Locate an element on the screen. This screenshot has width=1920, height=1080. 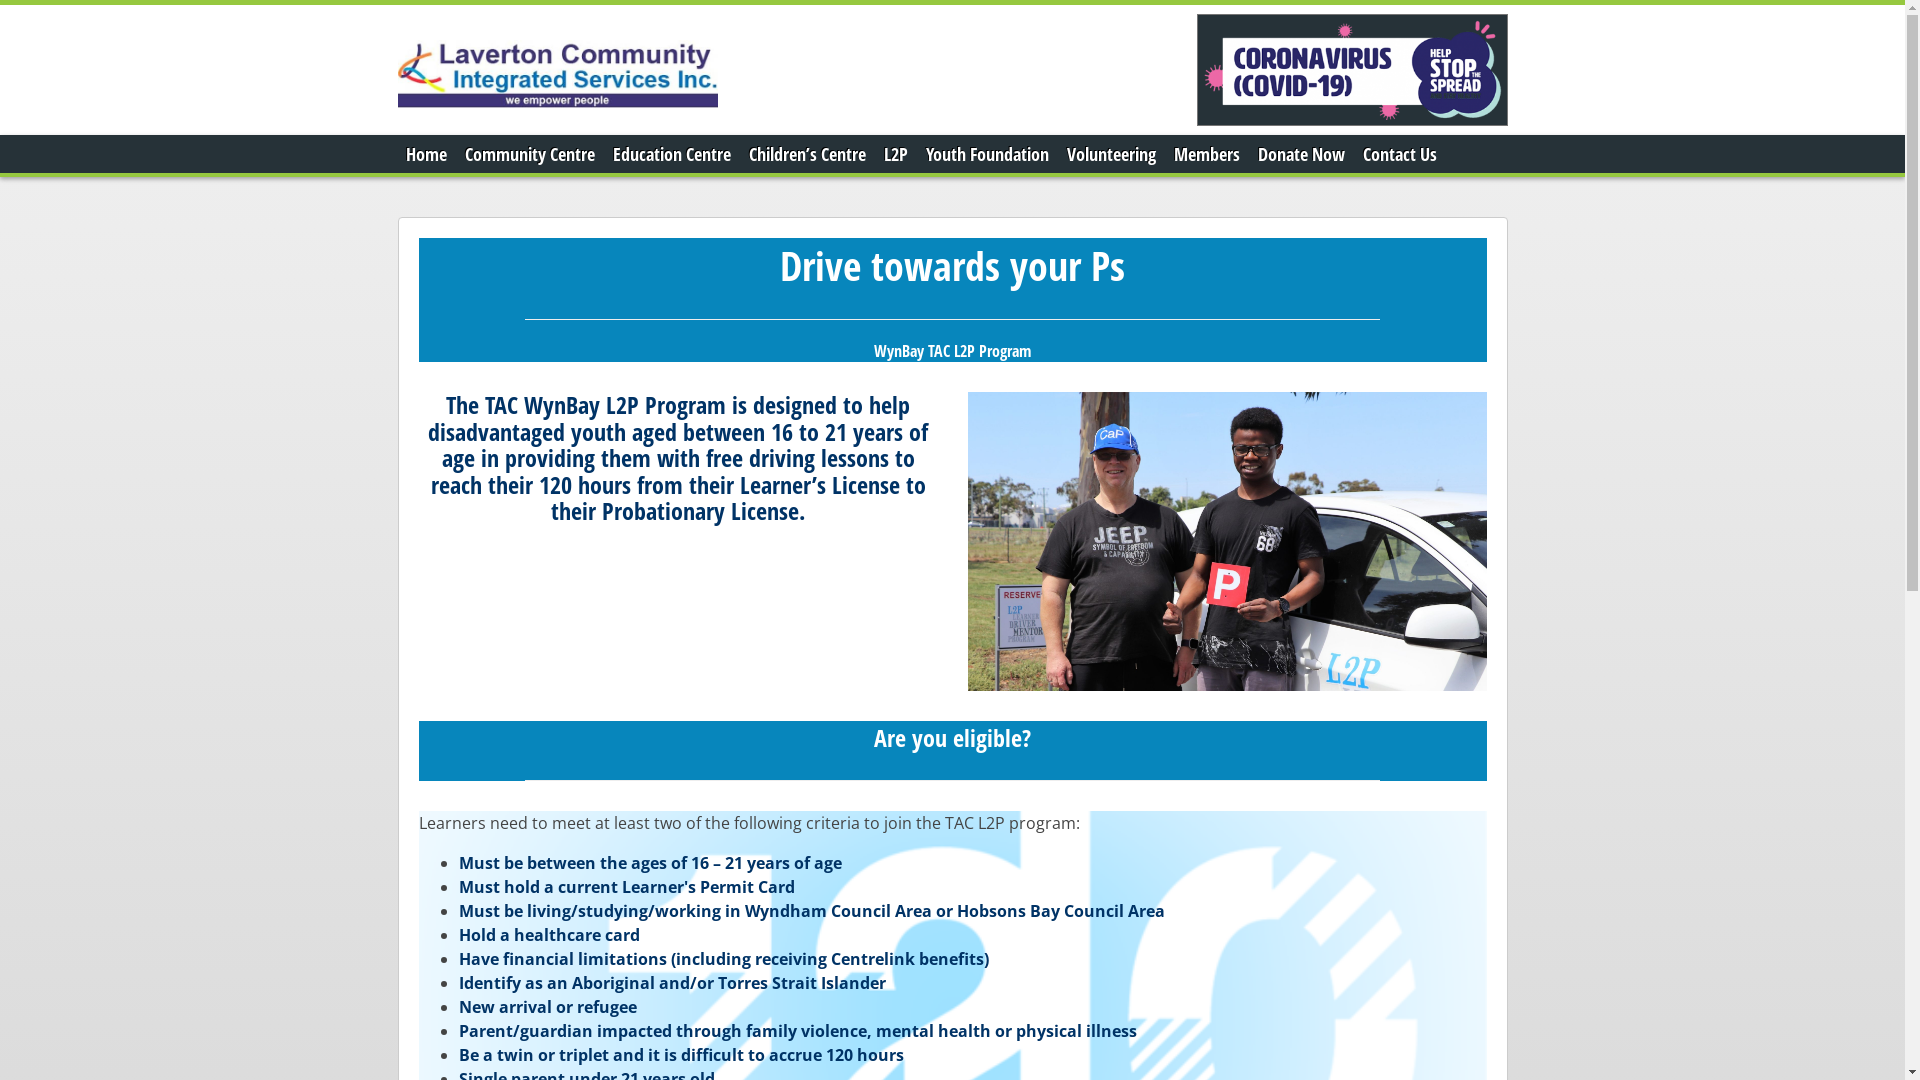
'Education Centre' is located at coordinates (671, 153).